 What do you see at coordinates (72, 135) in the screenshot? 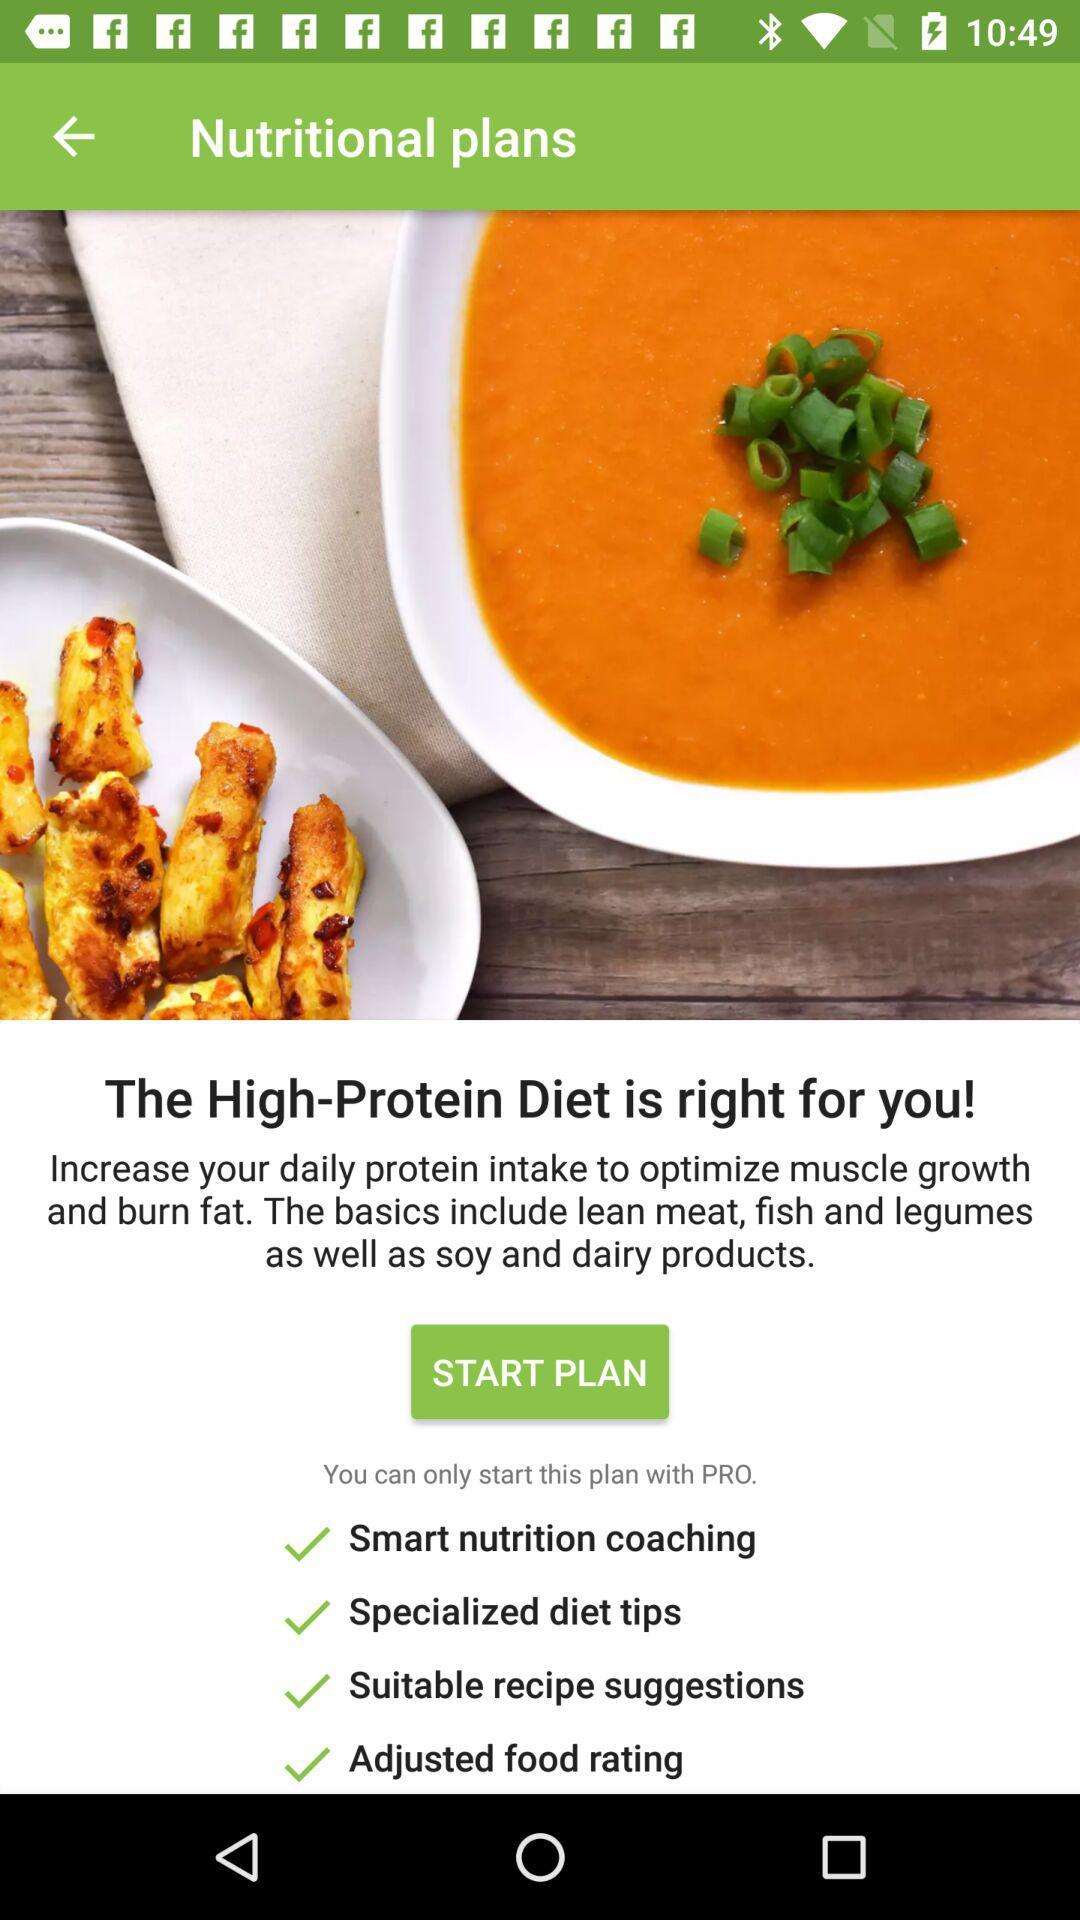
I see `icon to the left of nutritional plans item` at bounding box center [72, 135].